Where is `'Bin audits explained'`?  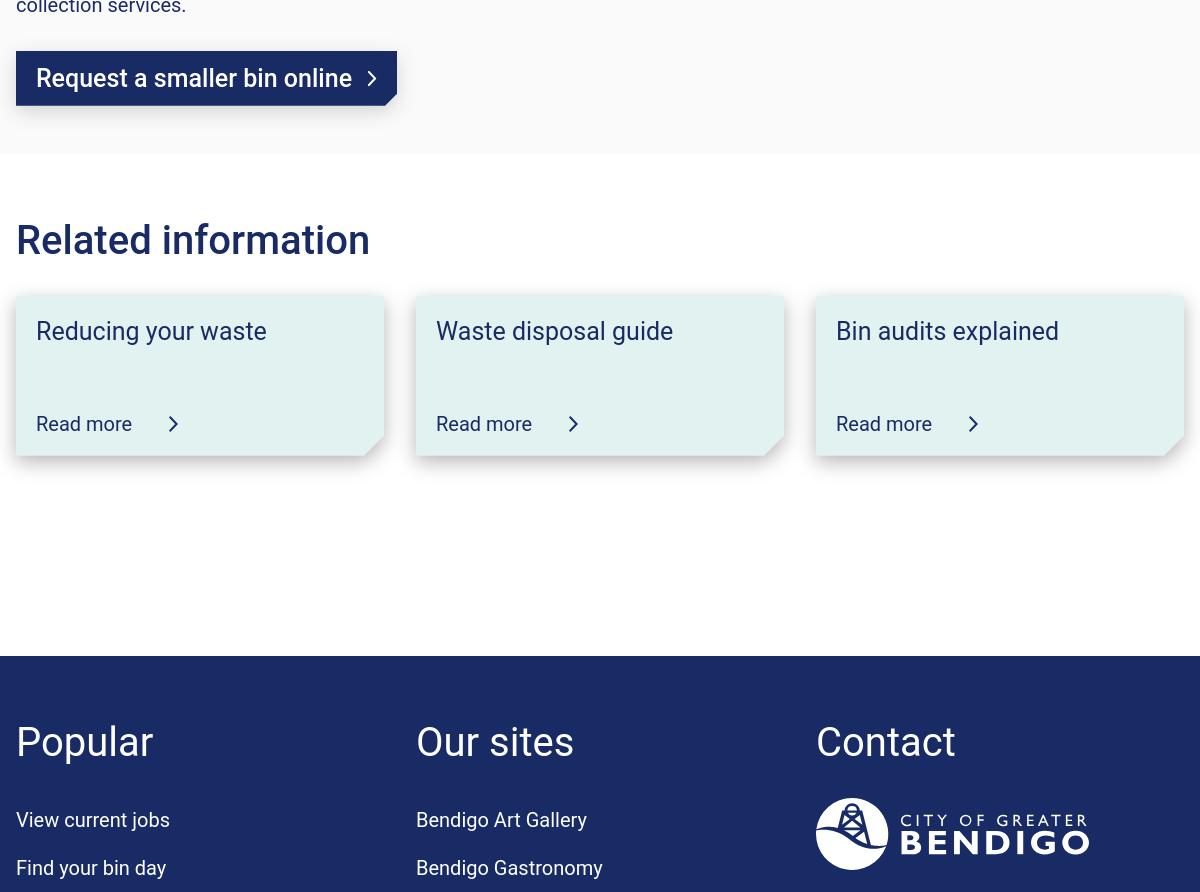
'Bin audits explained' is located at coordinates (947, 330).